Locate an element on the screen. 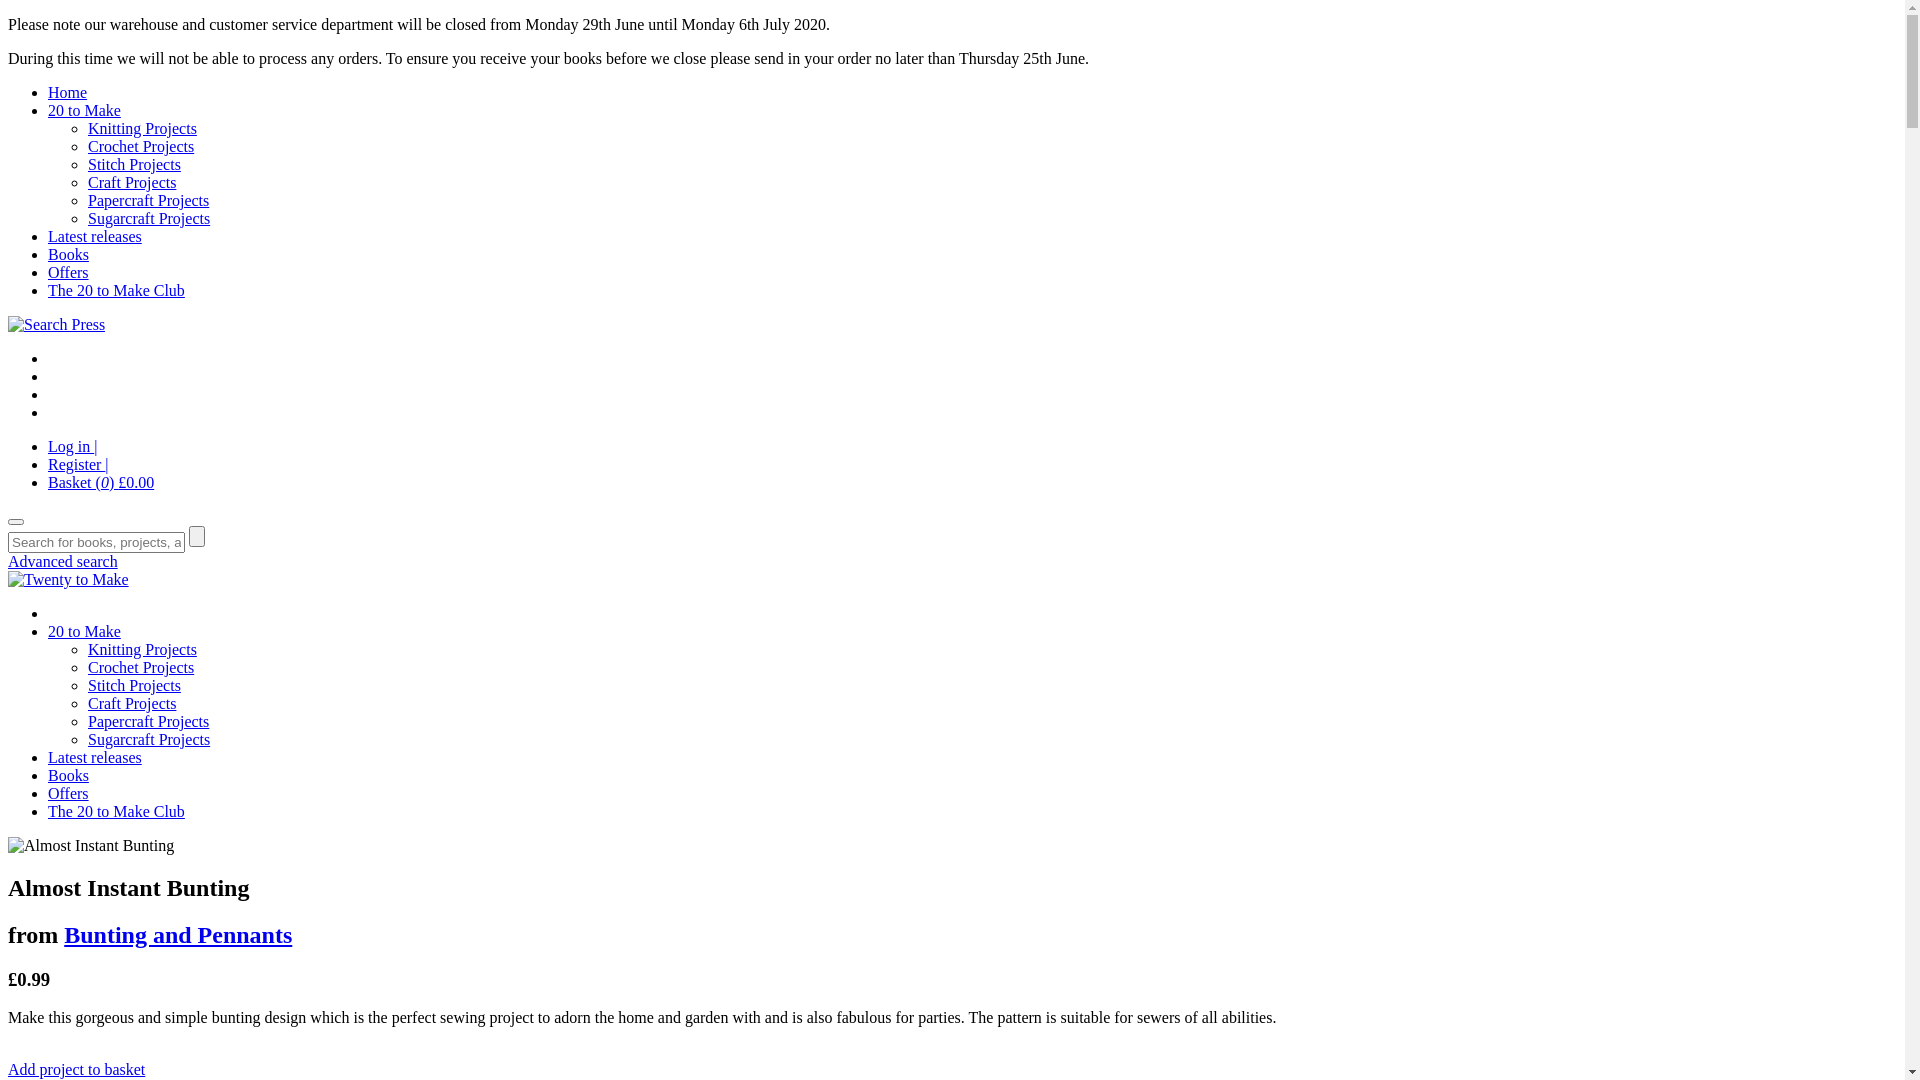 This screenshot has width=1920, height=1080. 'Sugarcraft Projects' is located at coordinates (147, 739).